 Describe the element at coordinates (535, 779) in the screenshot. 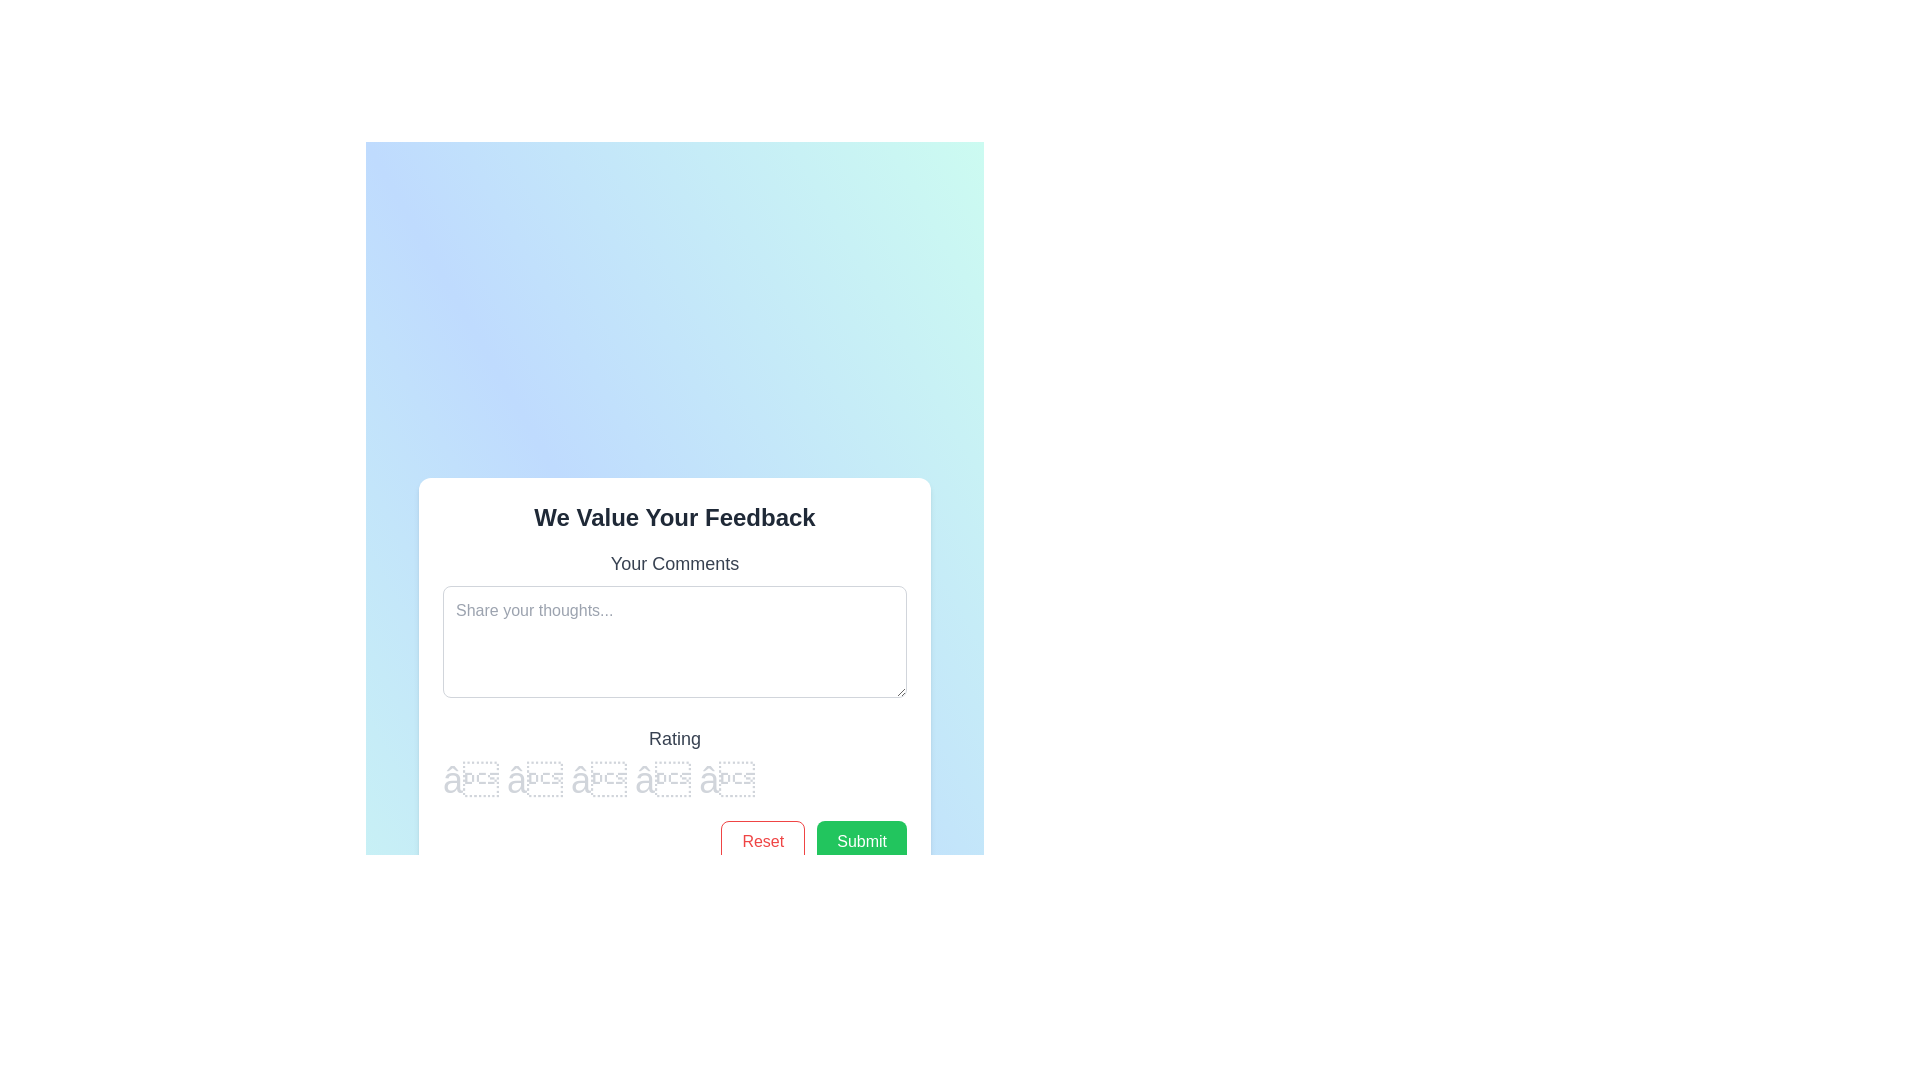

I see `the second star-shaped button, which is gray and changes to yellow when hovered, located below the 'Rating' label` at that location.